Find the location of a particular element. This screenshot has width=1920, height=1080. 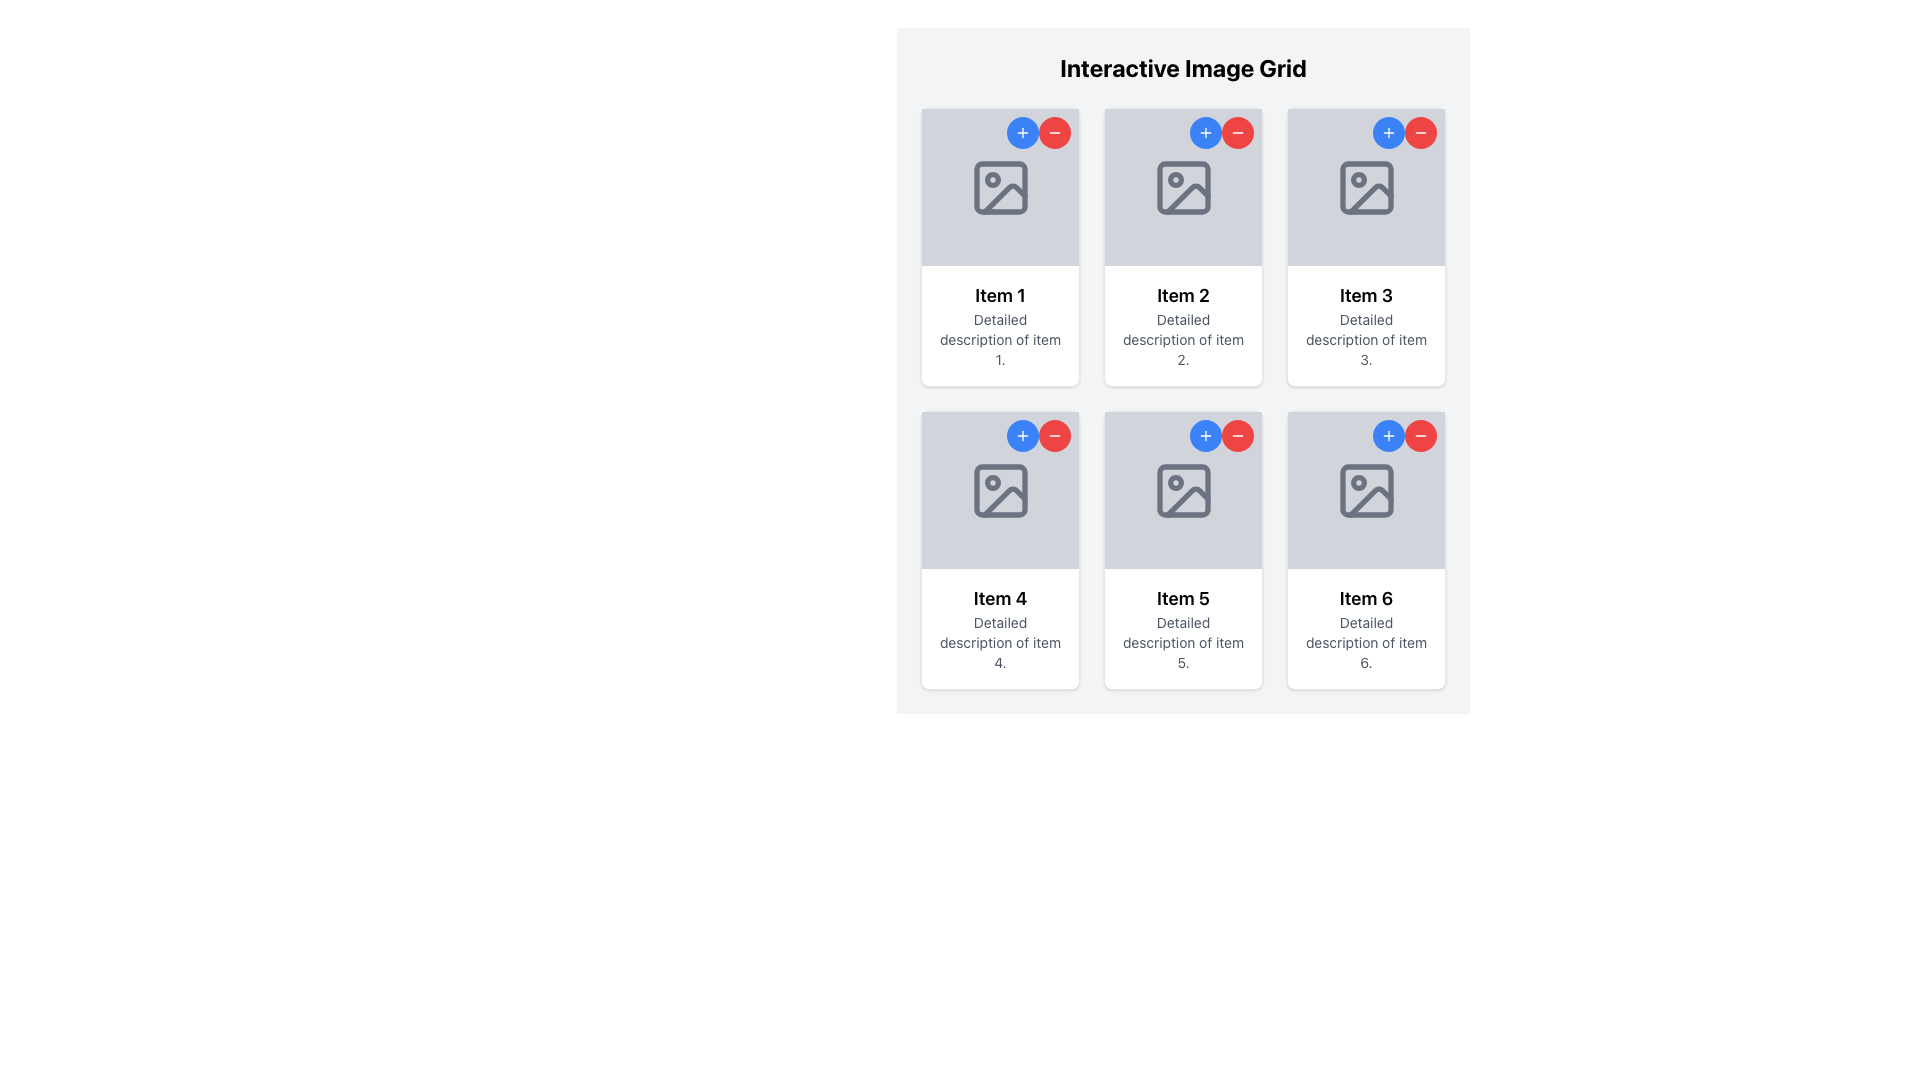

descriptive text element that provides additional information about 'Item 2', located below the title 'Item 2' is located at coordinates (1183, 338).